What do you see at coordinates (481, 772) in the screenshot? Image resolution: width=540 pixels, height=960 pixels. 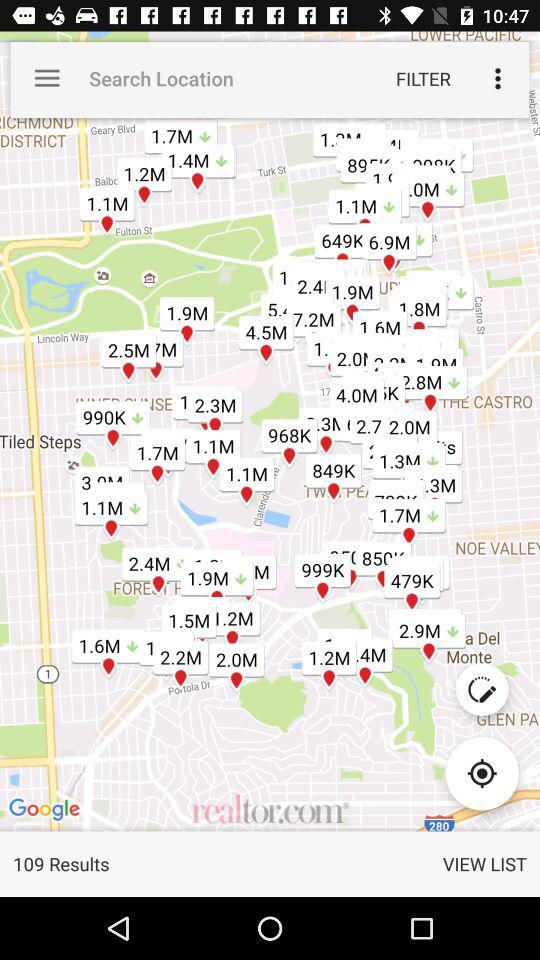 I see `the item above the view list icon` at bounding box center [481, 772].